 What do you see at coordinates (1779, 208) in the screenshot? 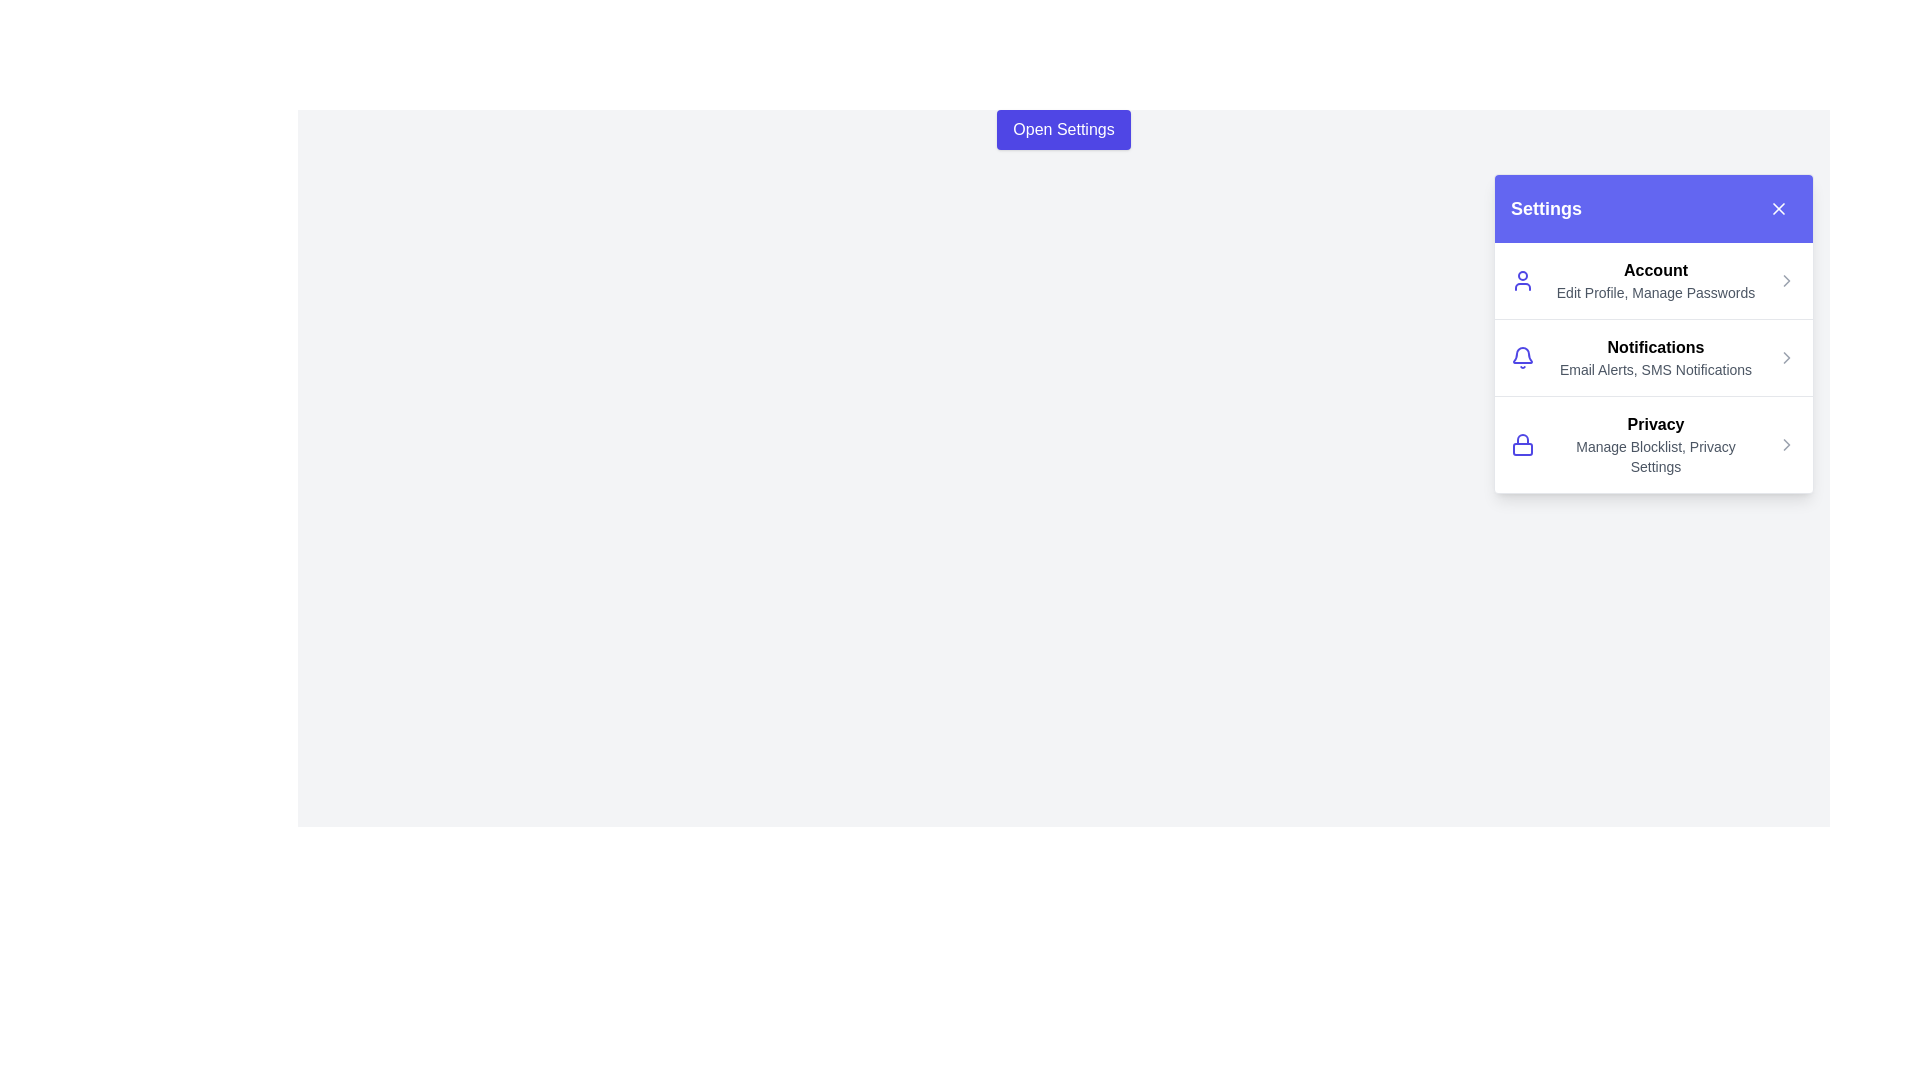
I see `the 'X'-shaped close icon in the top-right corner of the 'Settings' card` at bounding box center [1779, 208].